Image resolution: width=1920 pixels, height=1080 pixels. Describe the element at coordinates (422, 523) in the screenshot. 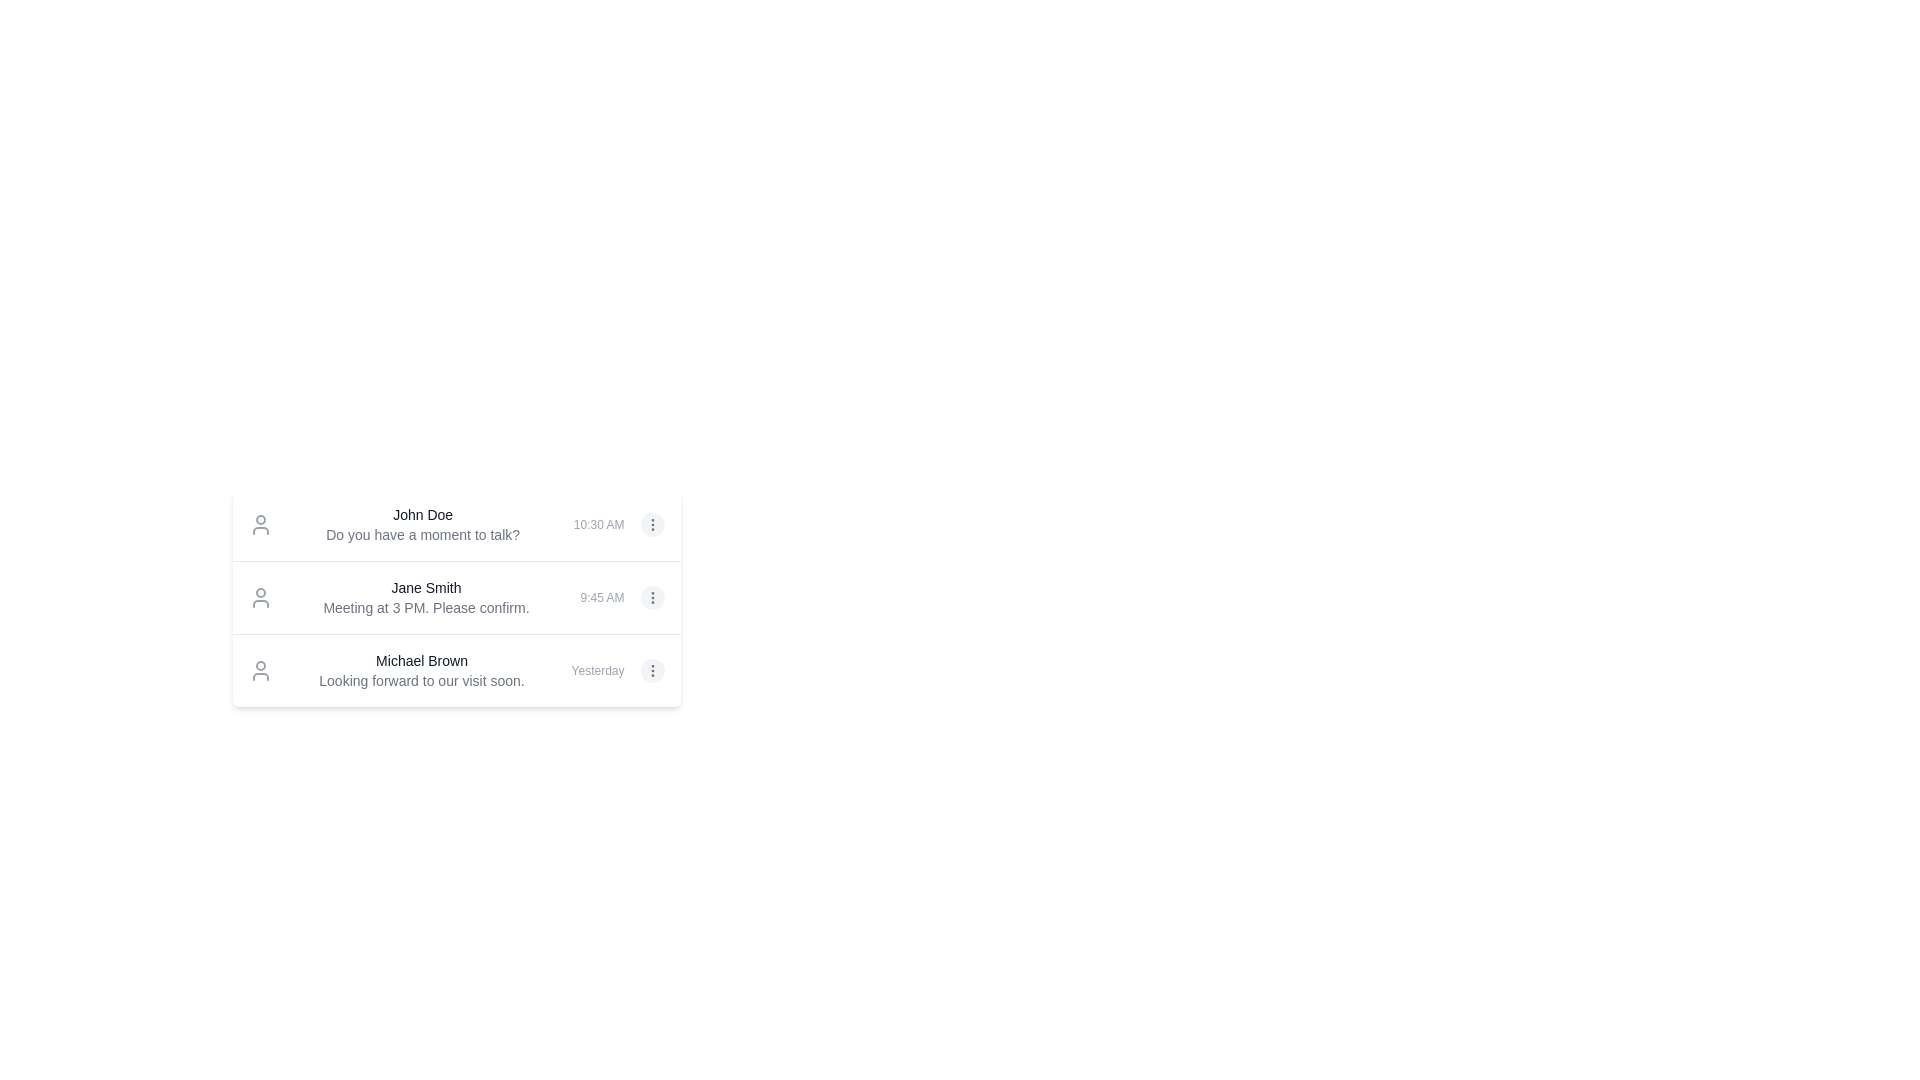

I see `the text display element that shows the sender's name 'John Doe' and message preview 'Do you have a moment to talk?'` at that location.